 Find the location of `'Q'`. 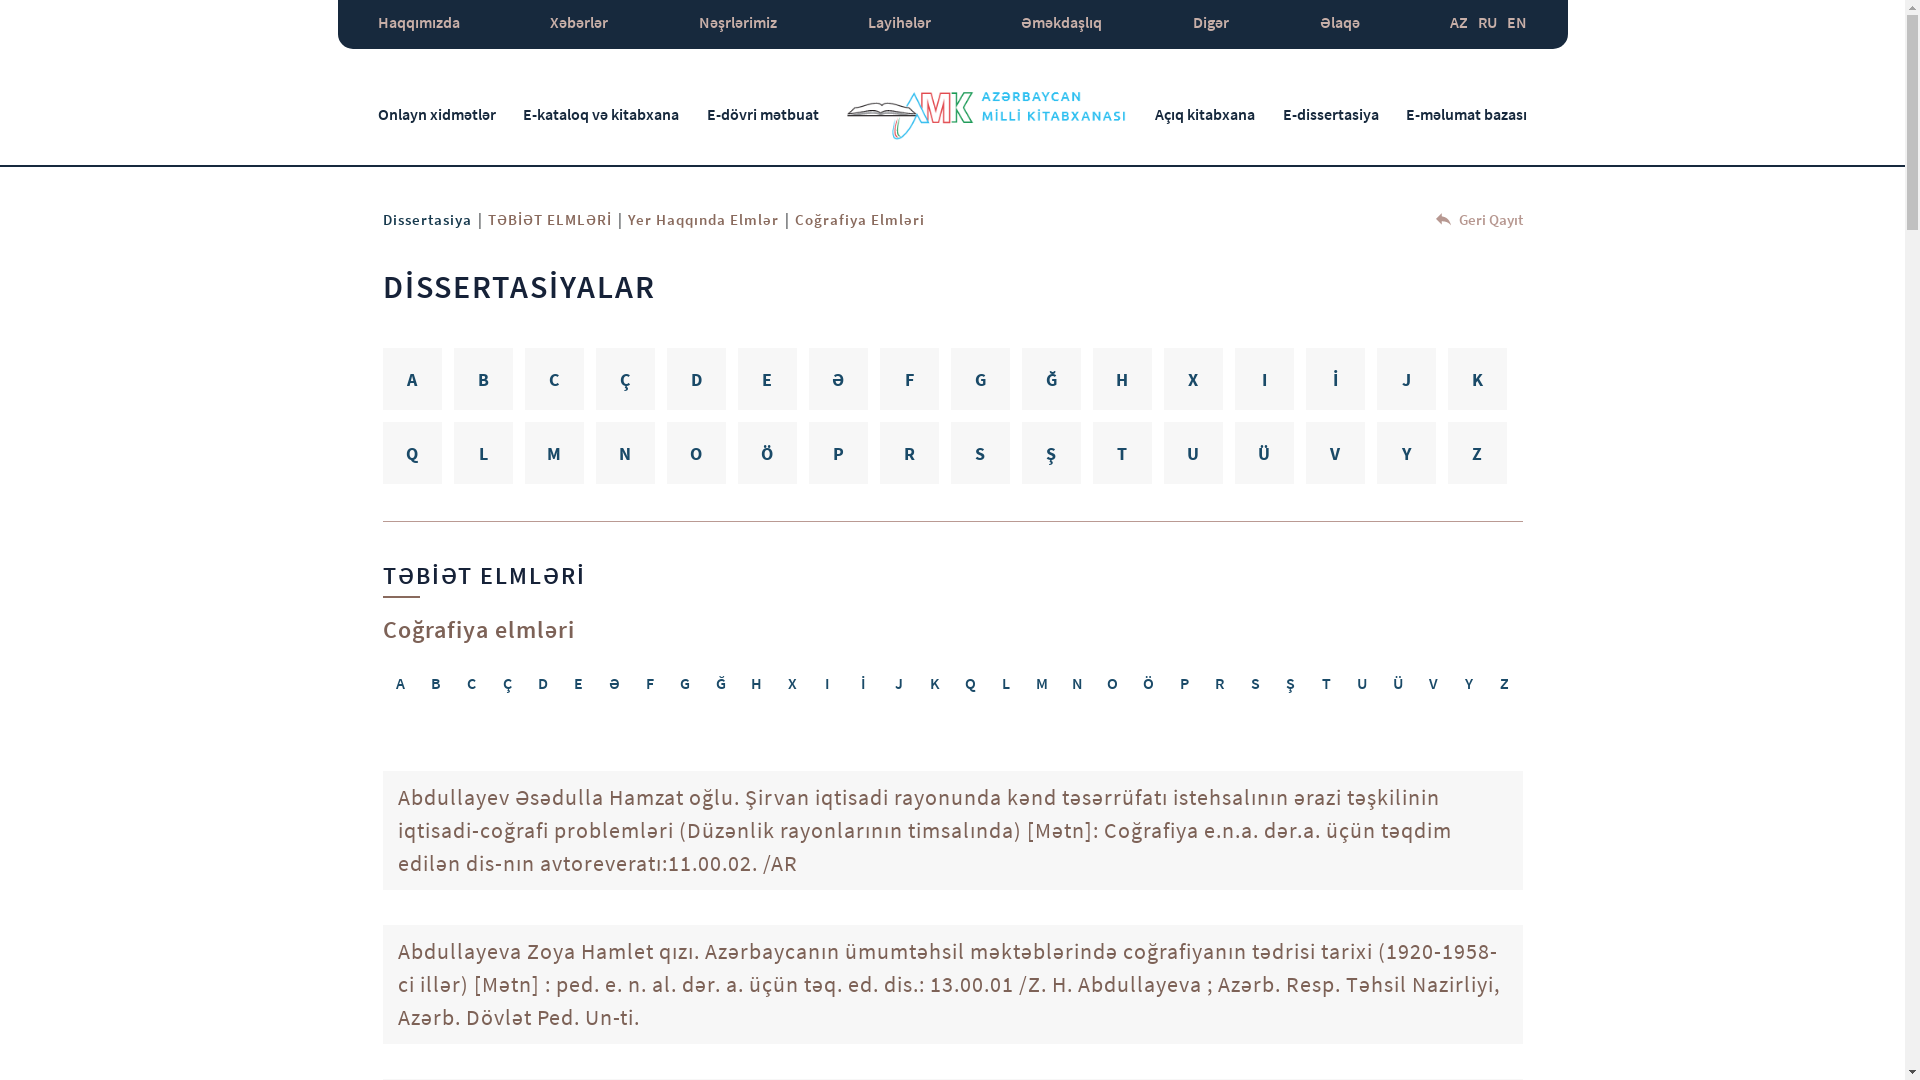

'Q' is located at coordinates (410, 452).